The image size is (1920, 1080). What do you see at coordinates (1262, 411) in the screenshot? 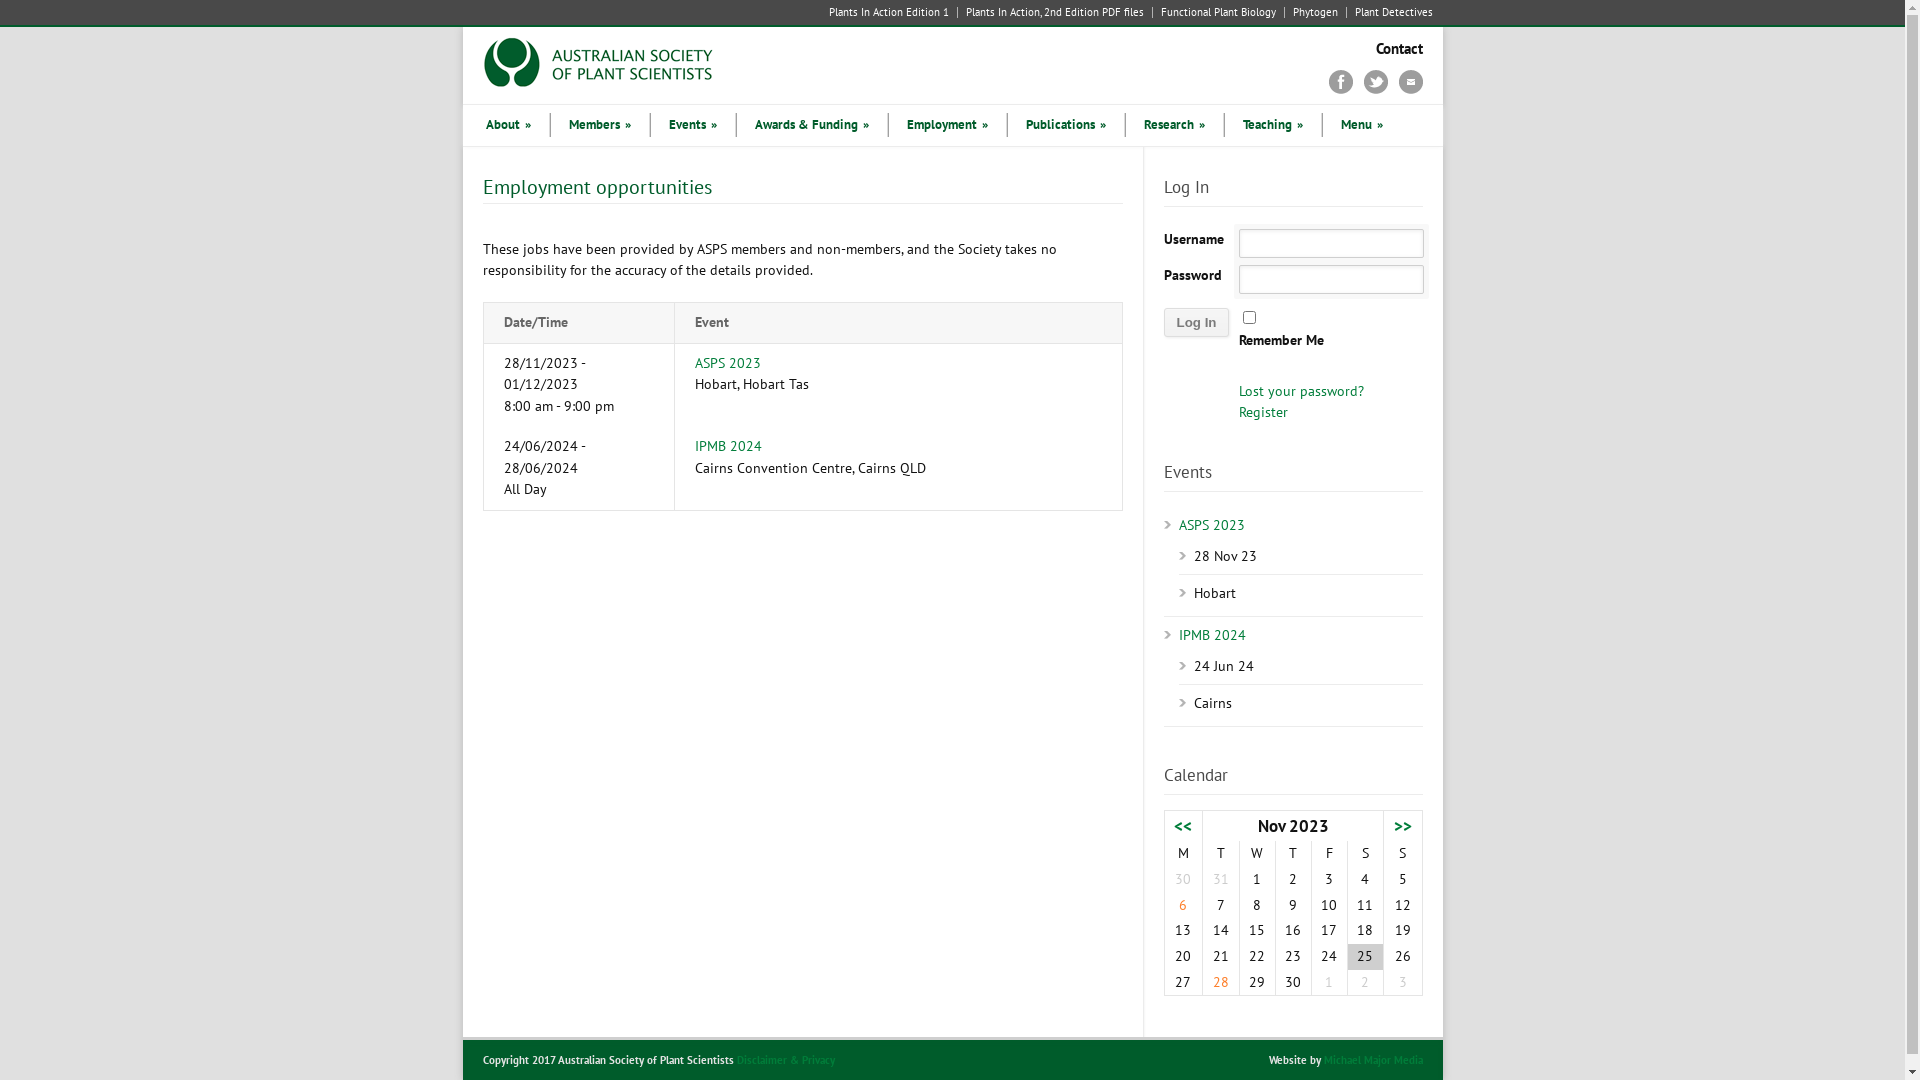
I see `'Register'` at bounding box center [1262, 411].